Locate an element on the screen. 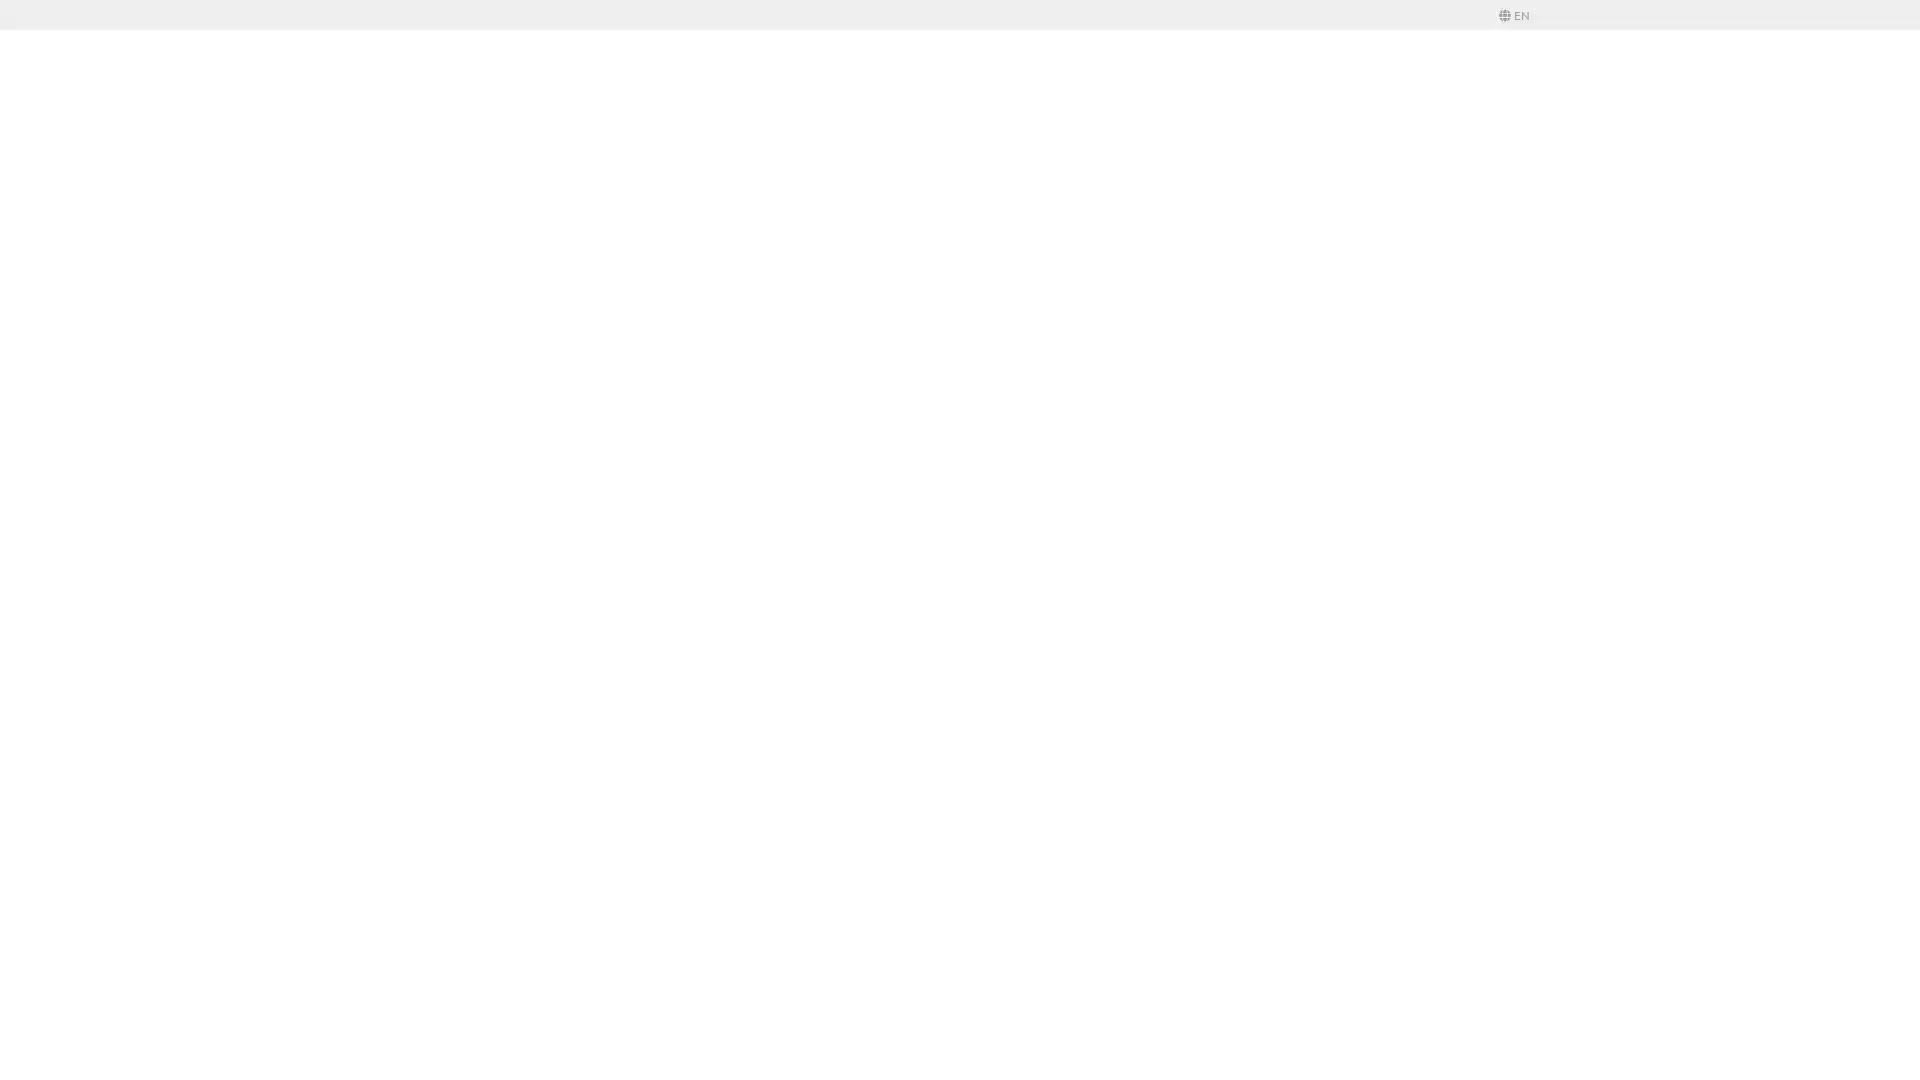 The width and height of the screenshot is (1920, 1080). Login is located at coordinates (1309, 242).